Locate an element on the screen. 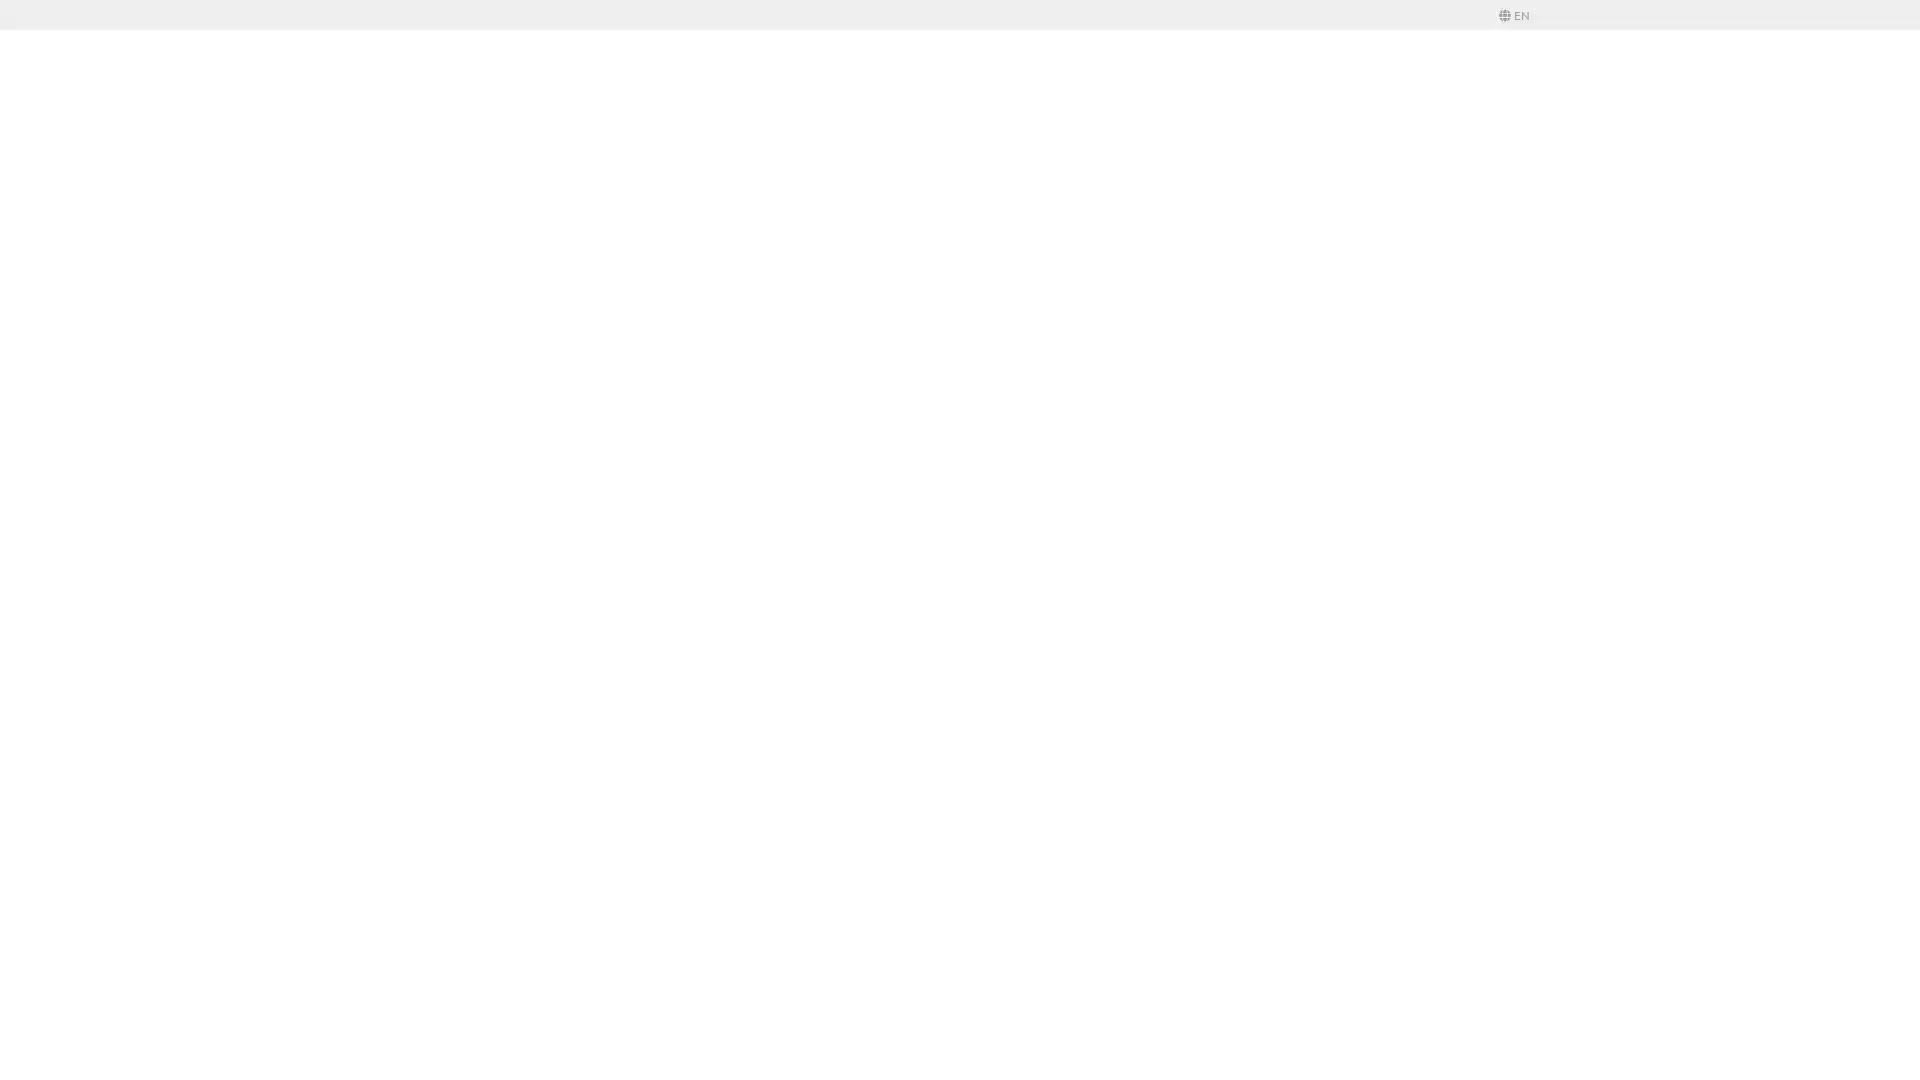 The width and height of the screenshot is (1920, 1080). Login is located at coordinates (1309, 242).